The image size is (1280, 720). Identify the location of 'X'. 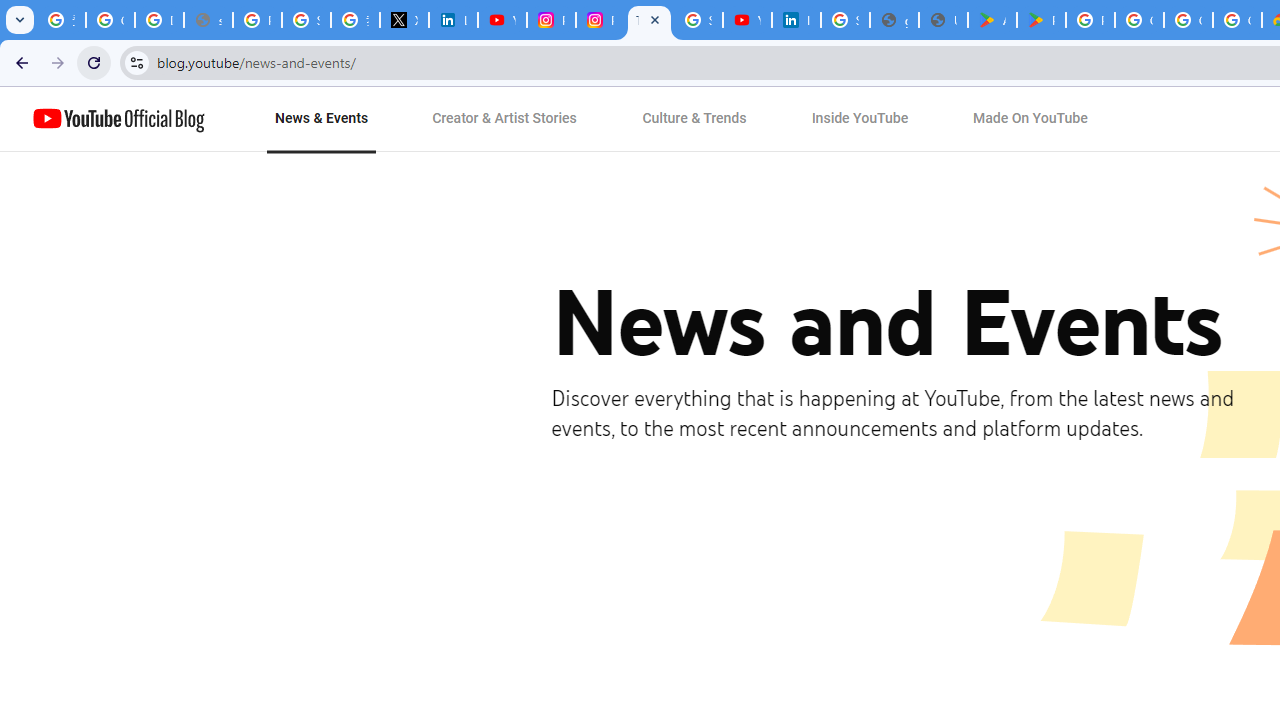
(403, 20).